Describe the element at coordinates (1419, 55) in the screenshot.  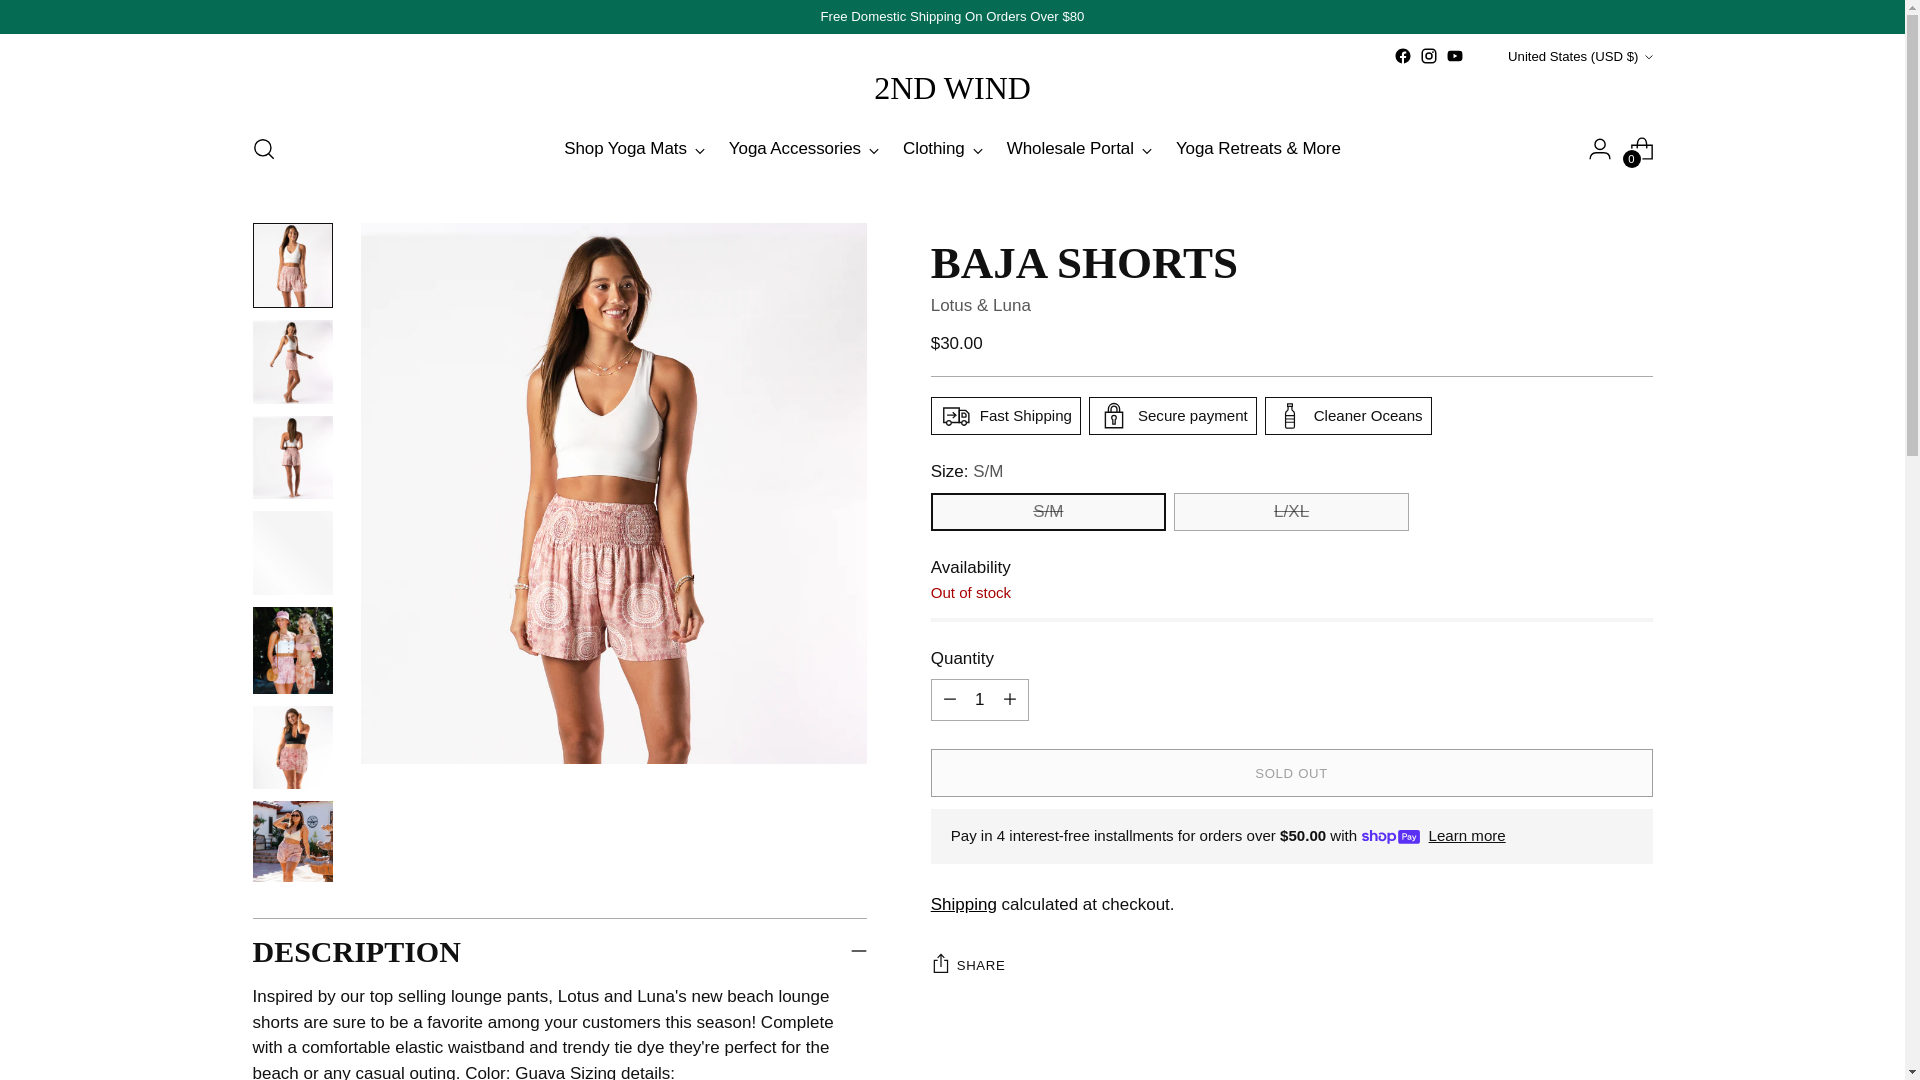
I see `'2nd Wind on Instagram'` at that location.